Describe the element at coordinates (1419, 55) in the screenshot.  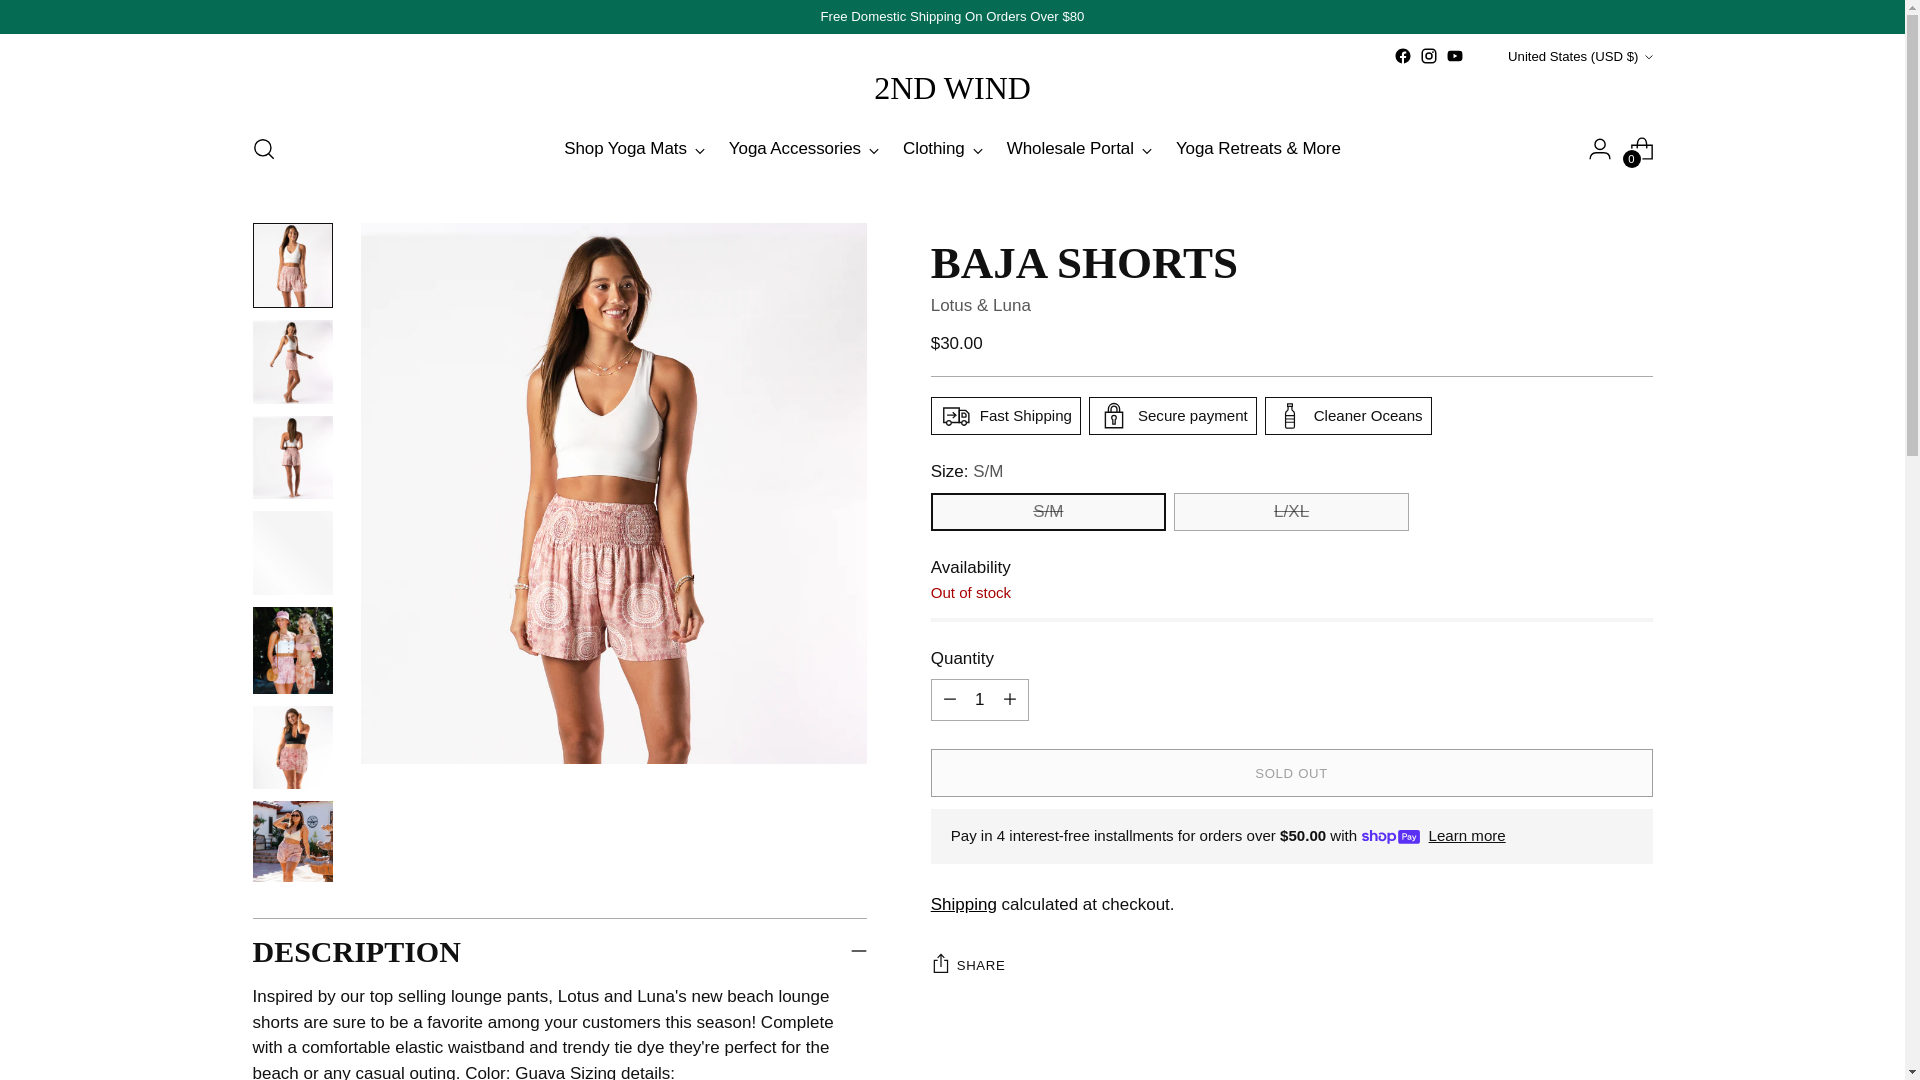
I see `'2nd Wind on Instagram'` at that location.